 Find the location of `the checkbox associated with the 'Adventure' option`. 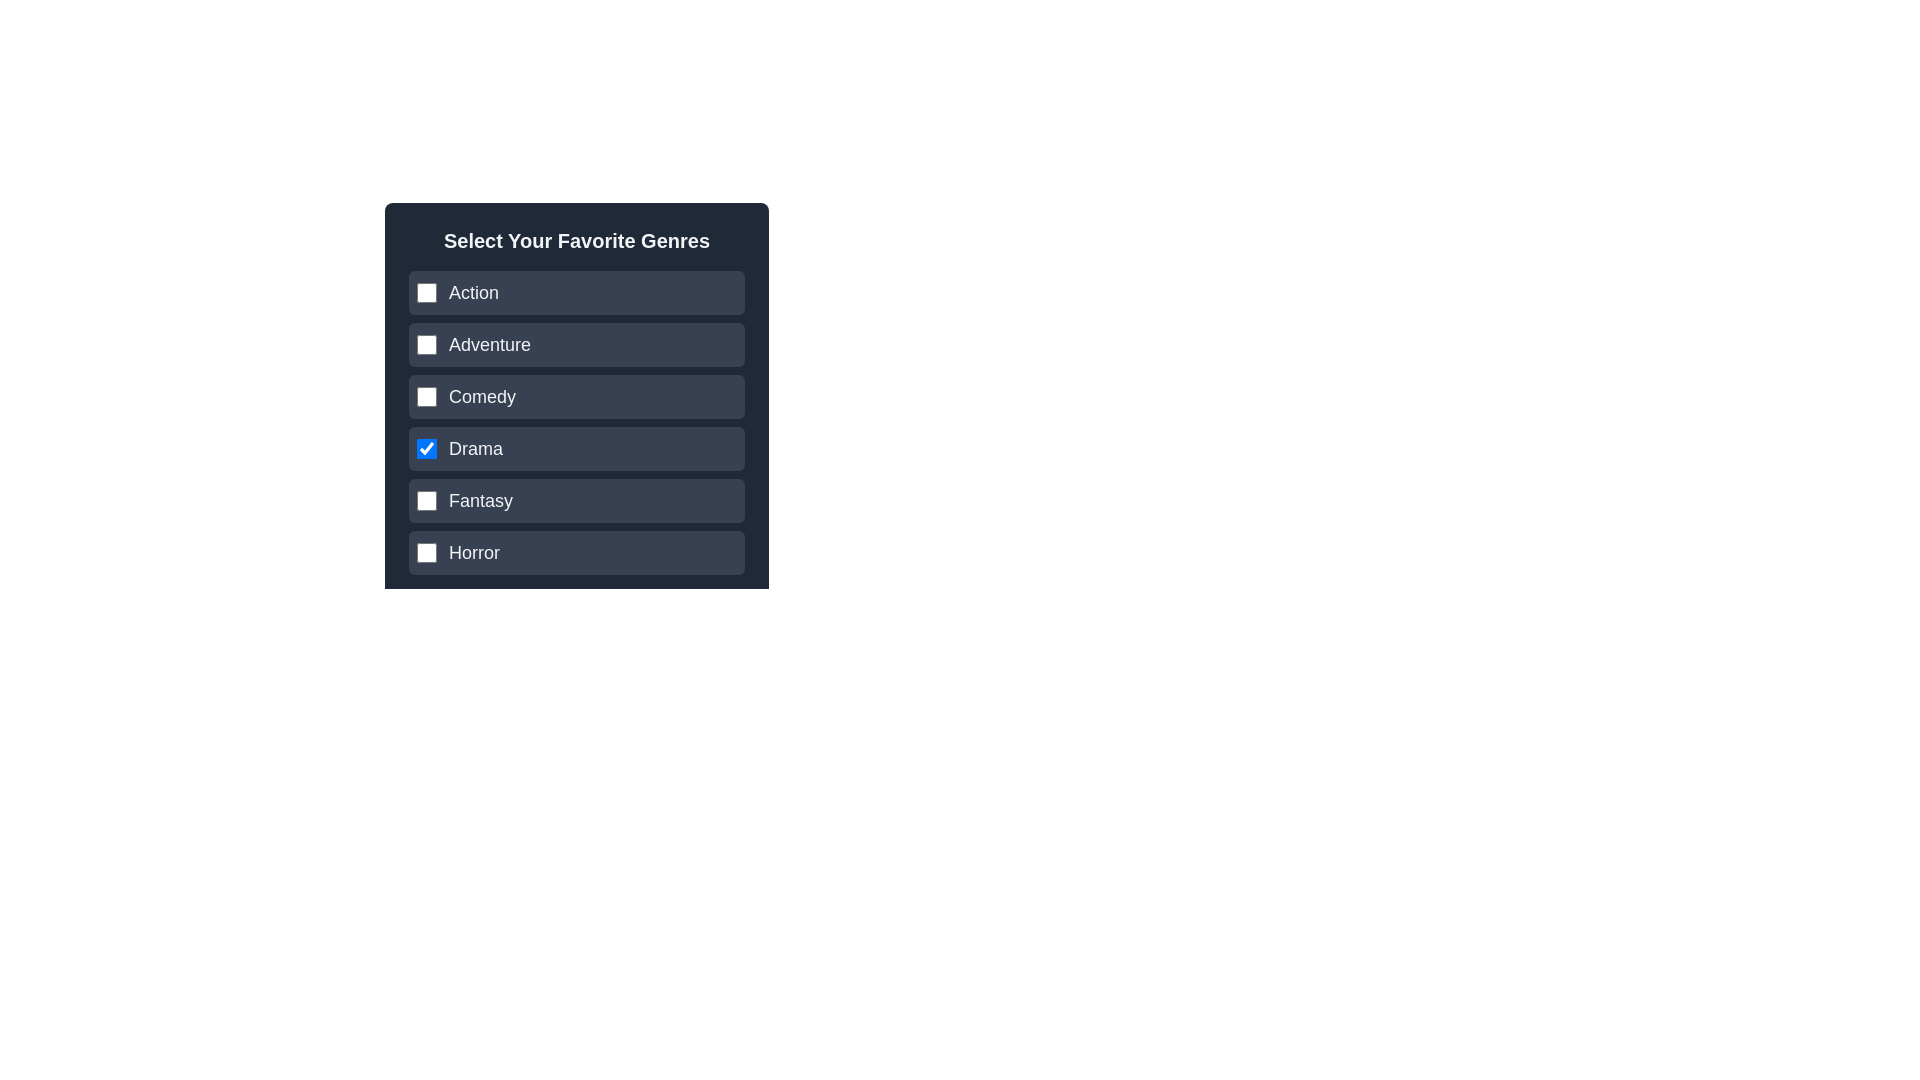

the checkbox associated with the 'Adventure' option is located at coordinates (426, 343).